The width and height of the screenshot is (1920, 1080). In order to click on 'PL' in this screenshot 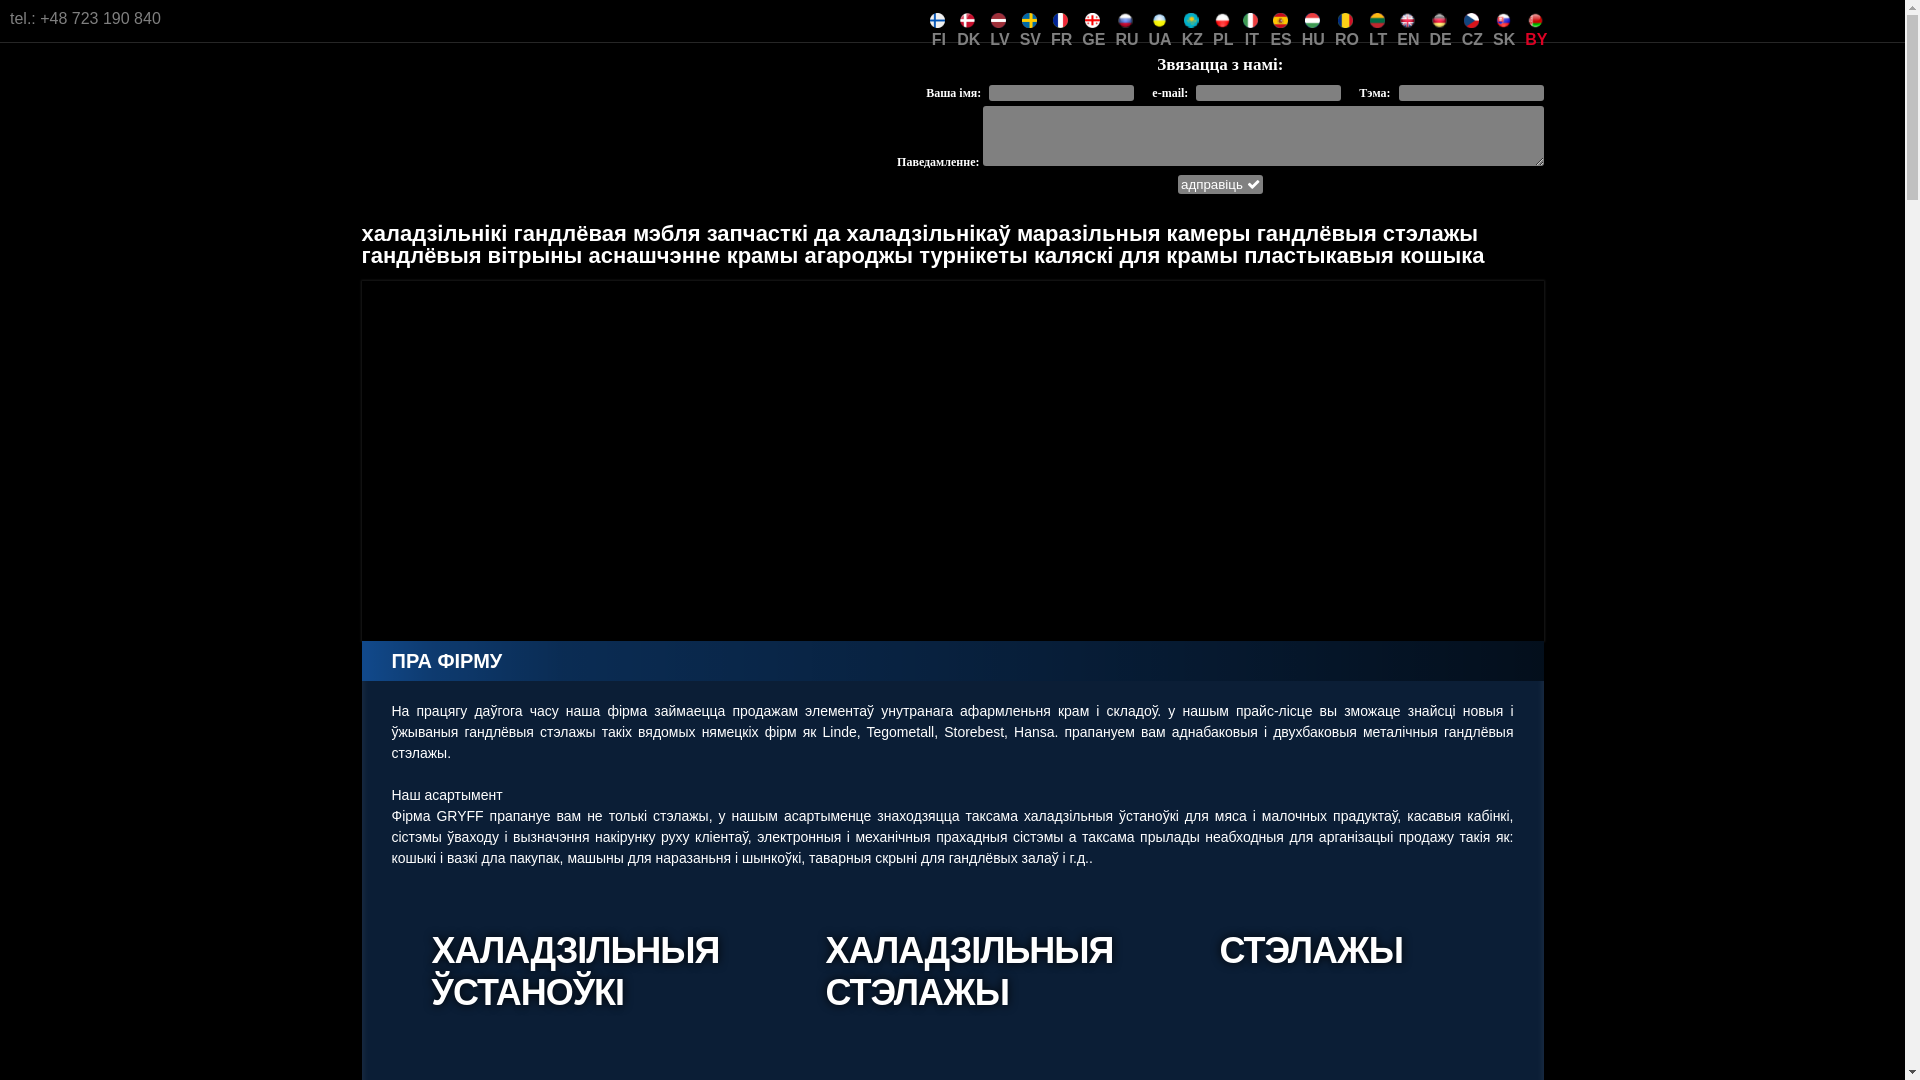, I will do `click(1212, 19)`.